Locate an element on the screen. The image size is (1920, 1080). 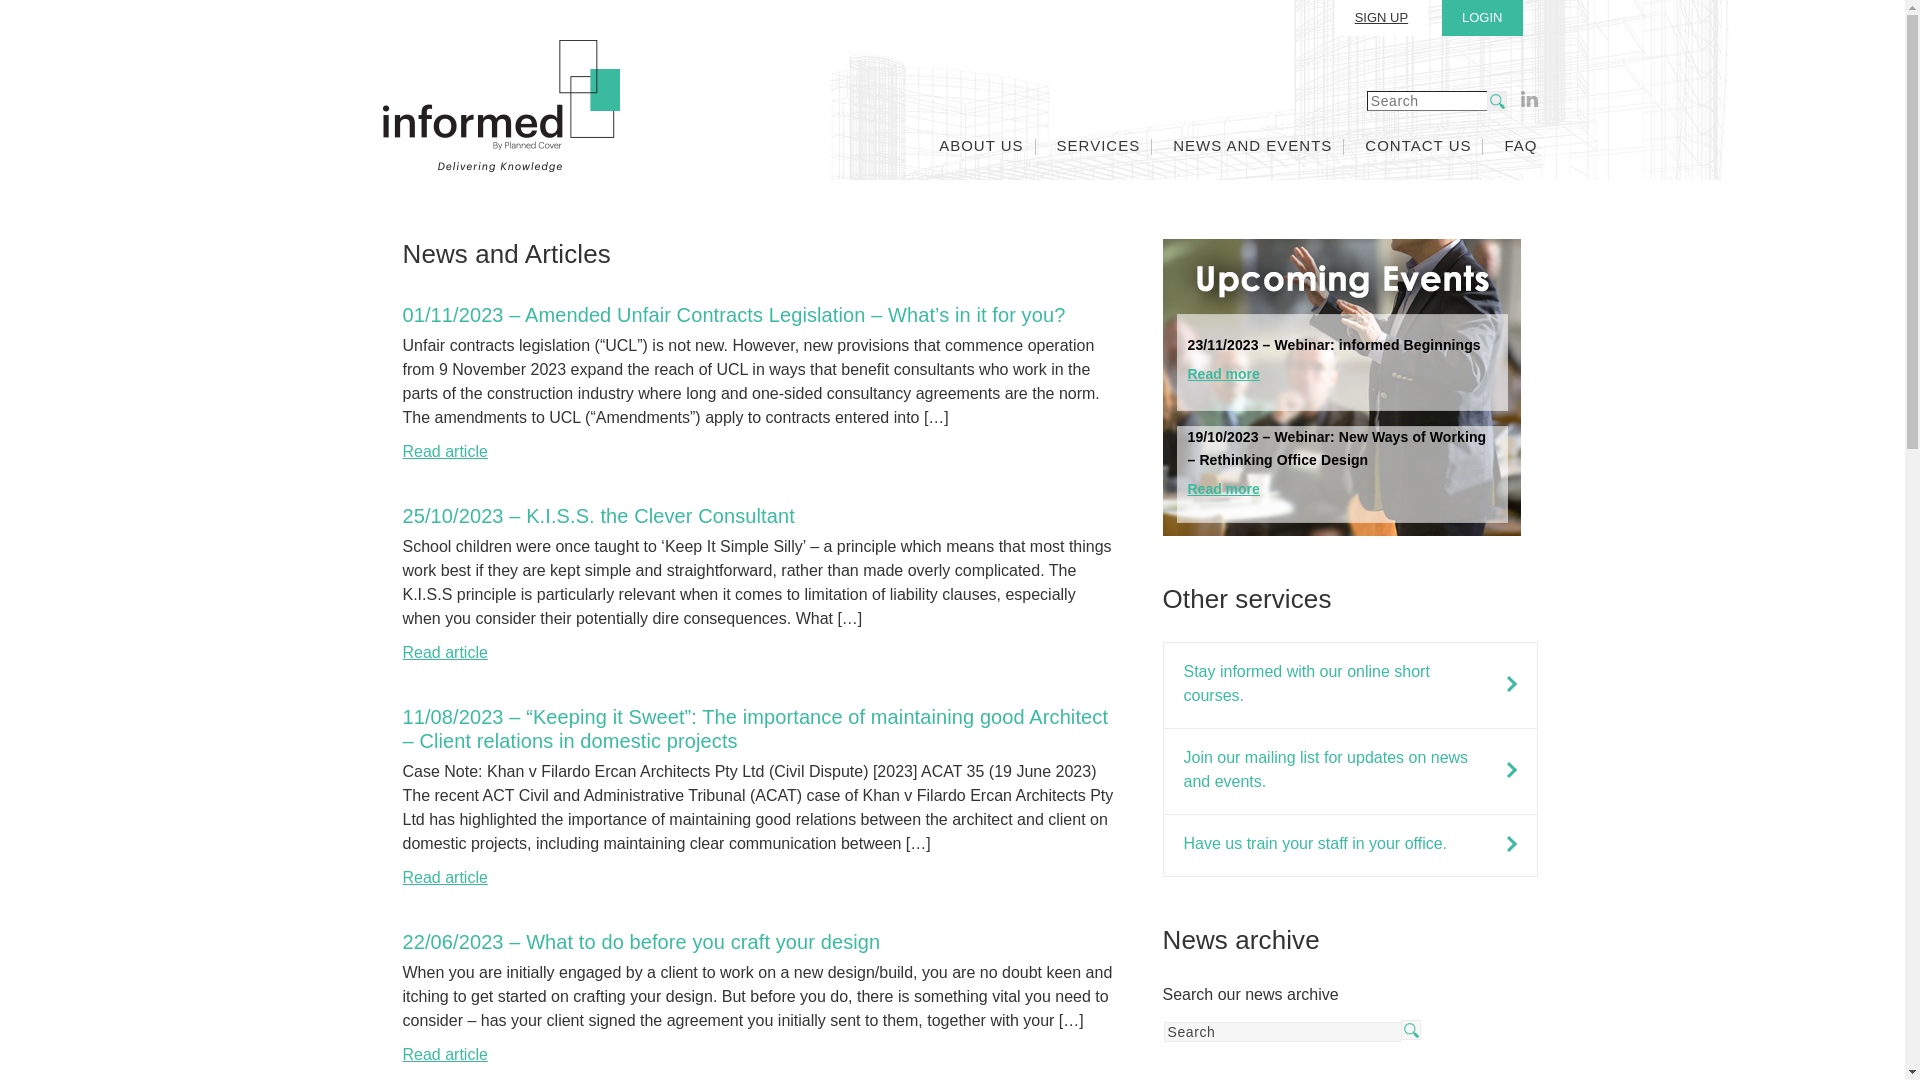
'NEWS AND EVENTS' is located at coordinates (1251, 144).